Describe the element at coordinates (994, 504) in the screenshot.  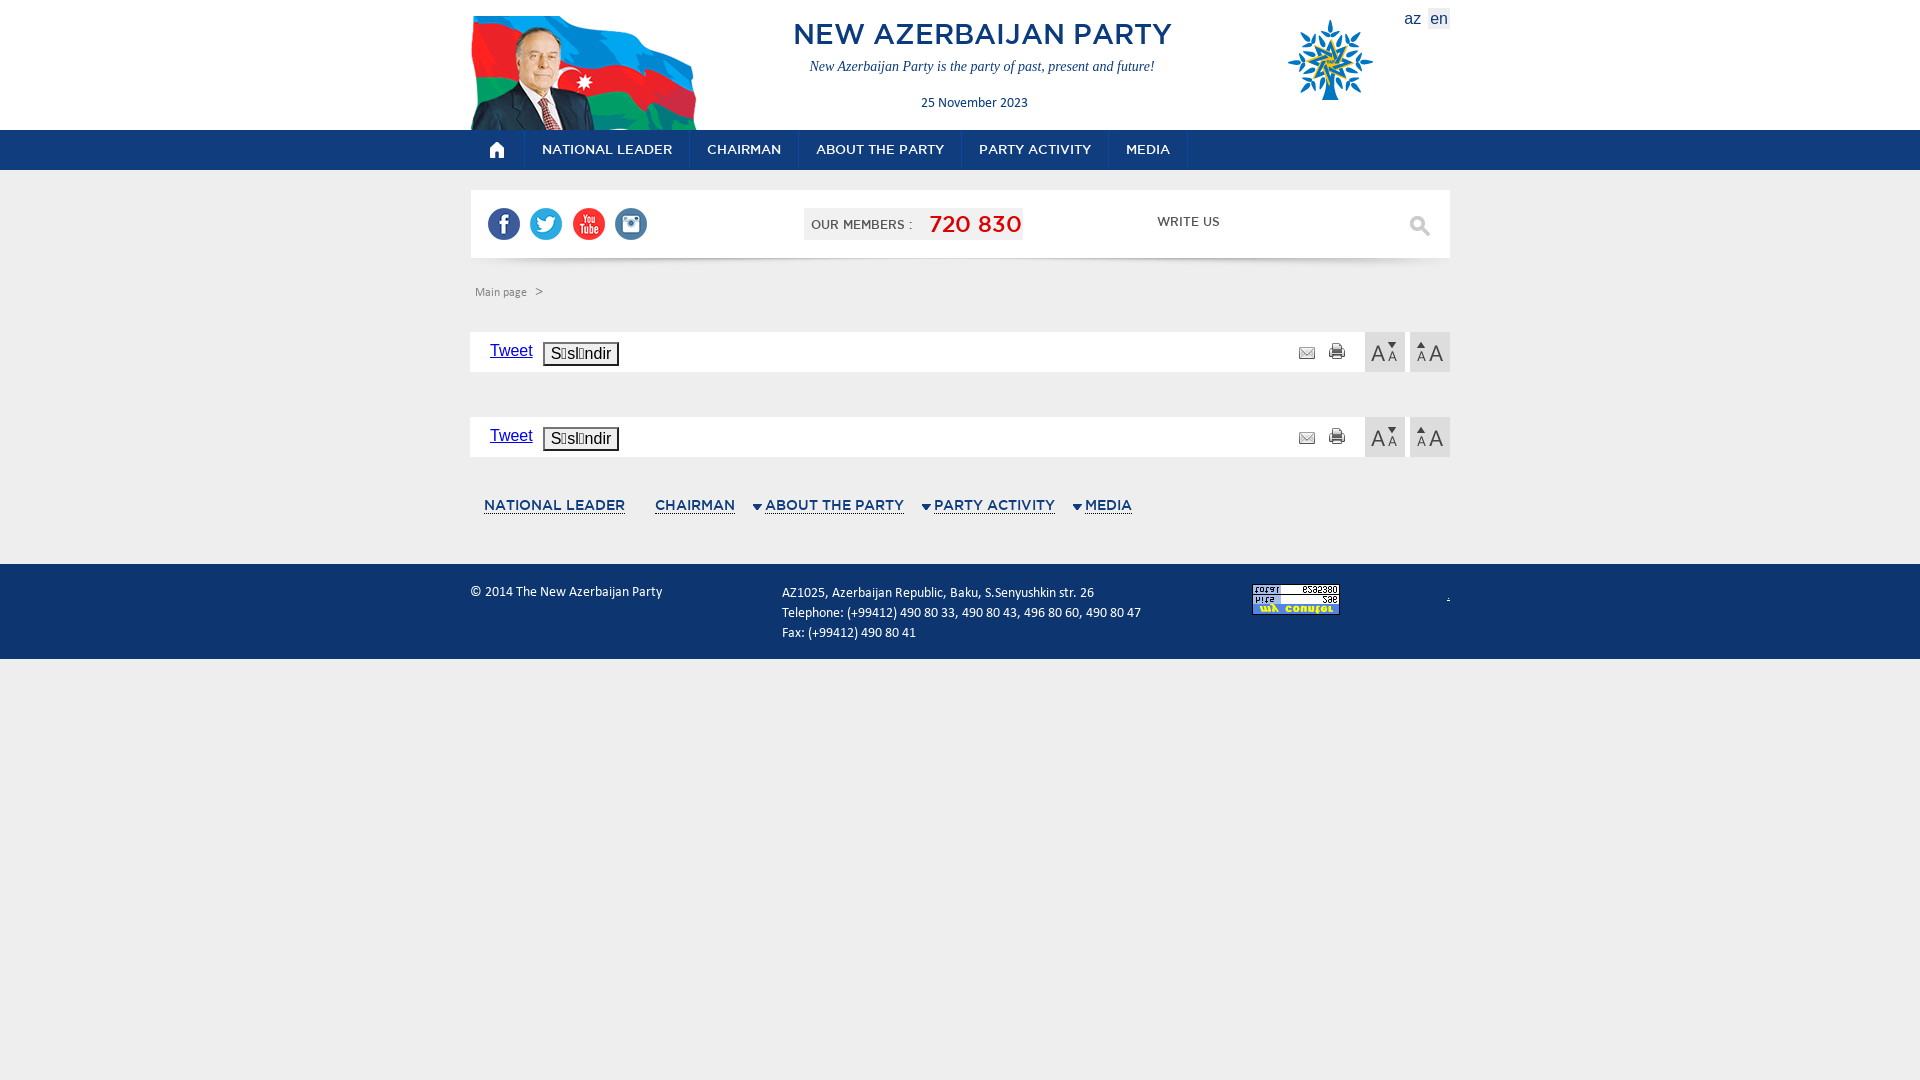
I see `'PARTY ACTIVITY'` at that location.